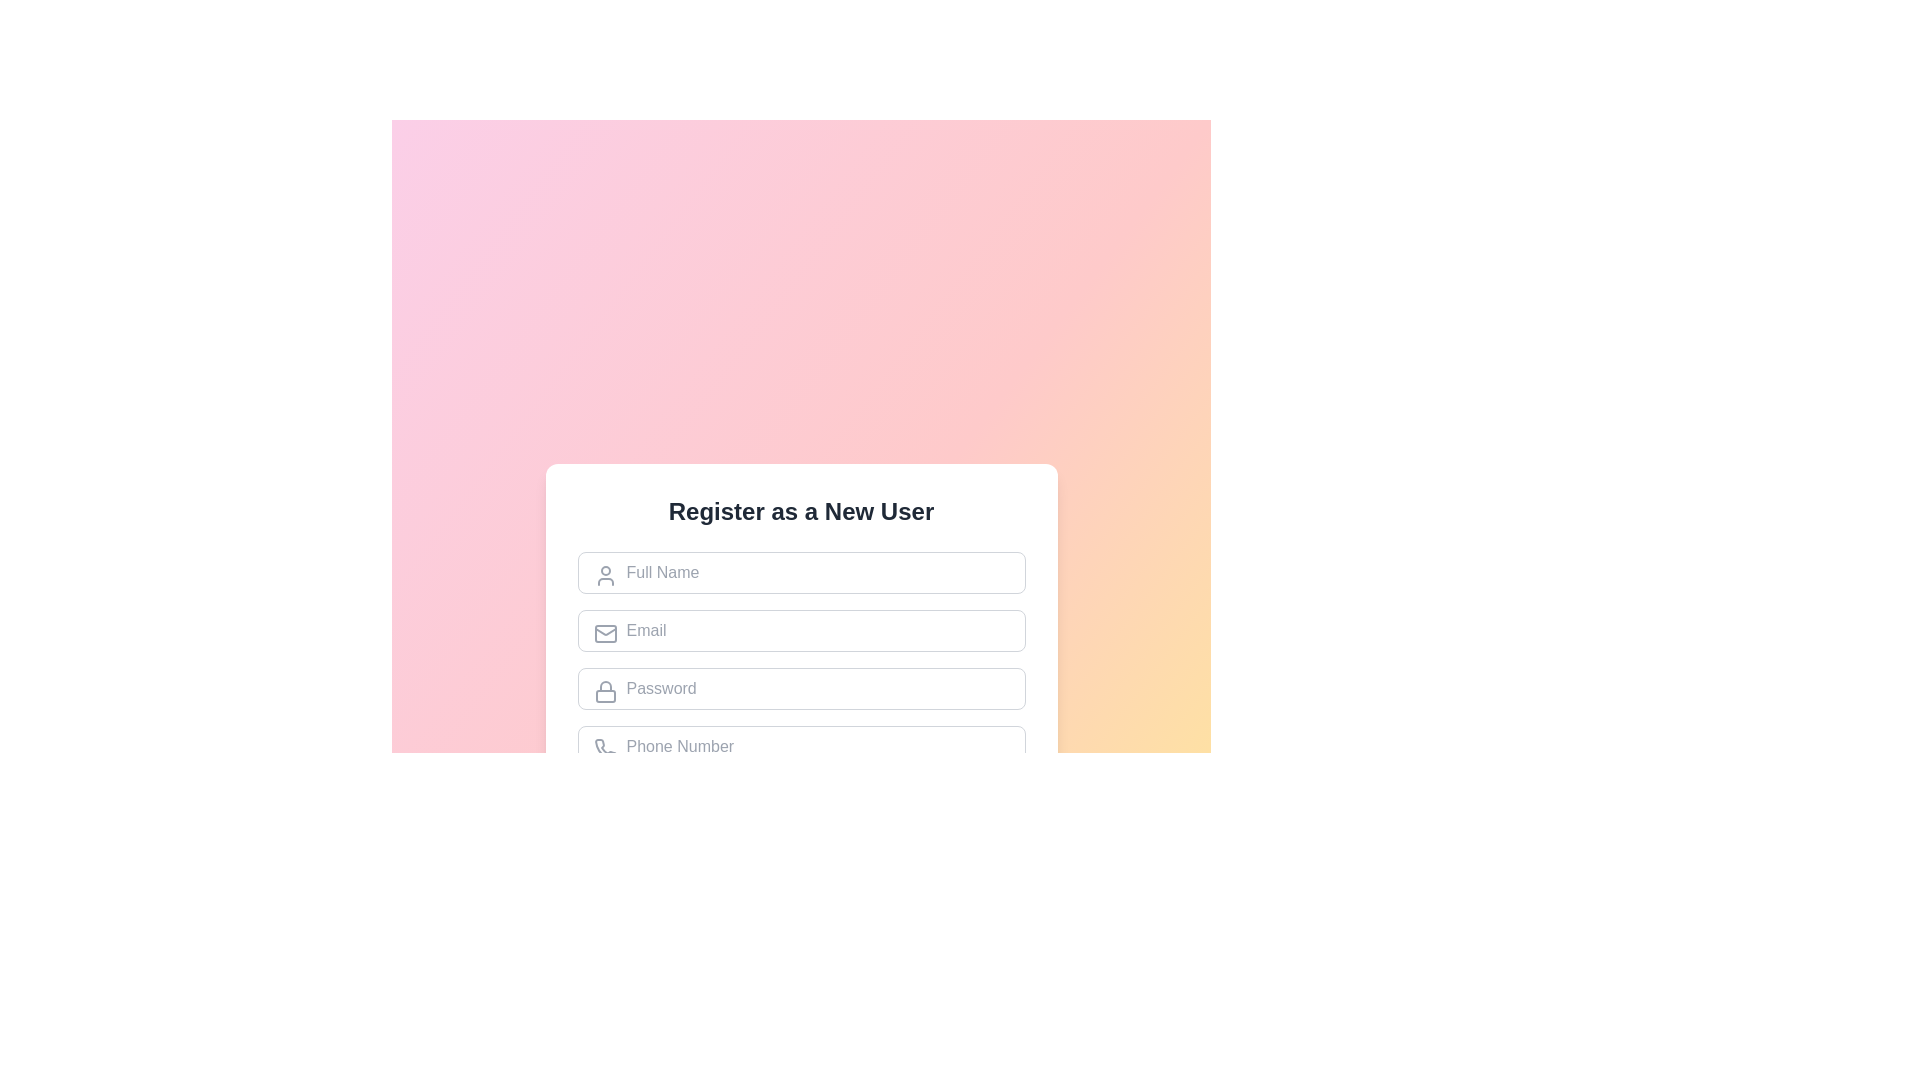 The width and height of the screenshot is (1920, 1080). What do you see at coordinates (604, 695) in the screenshot?
I see `the rectangular Decorative SVG shape that forms part of the lock icon, which is gray-themed with rounded corners and positioned below the shackle representation adjacent to the password input field` at bounding box center [604, 695].